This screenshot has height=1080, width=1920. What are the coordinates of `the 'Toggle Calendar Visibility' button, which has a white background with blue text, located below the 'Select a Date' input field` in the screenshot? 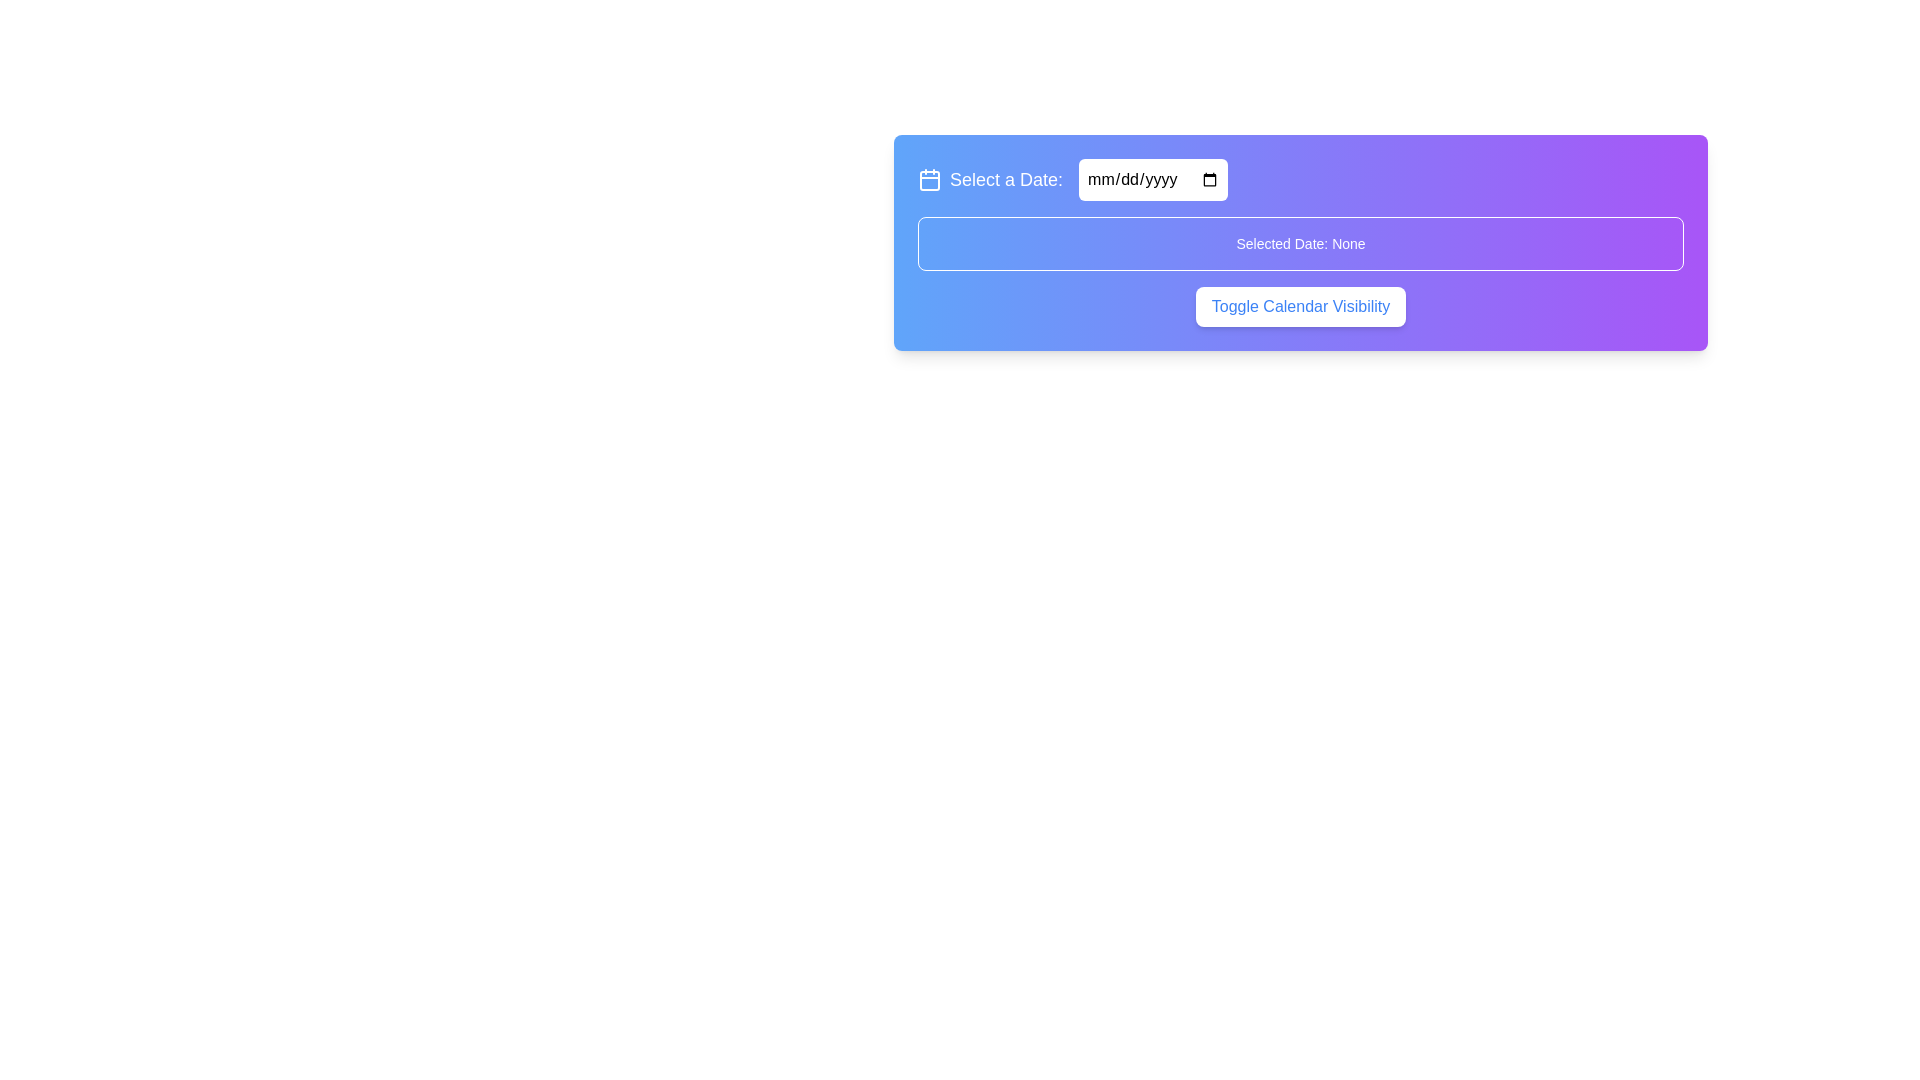 It's located at (1300, 307).